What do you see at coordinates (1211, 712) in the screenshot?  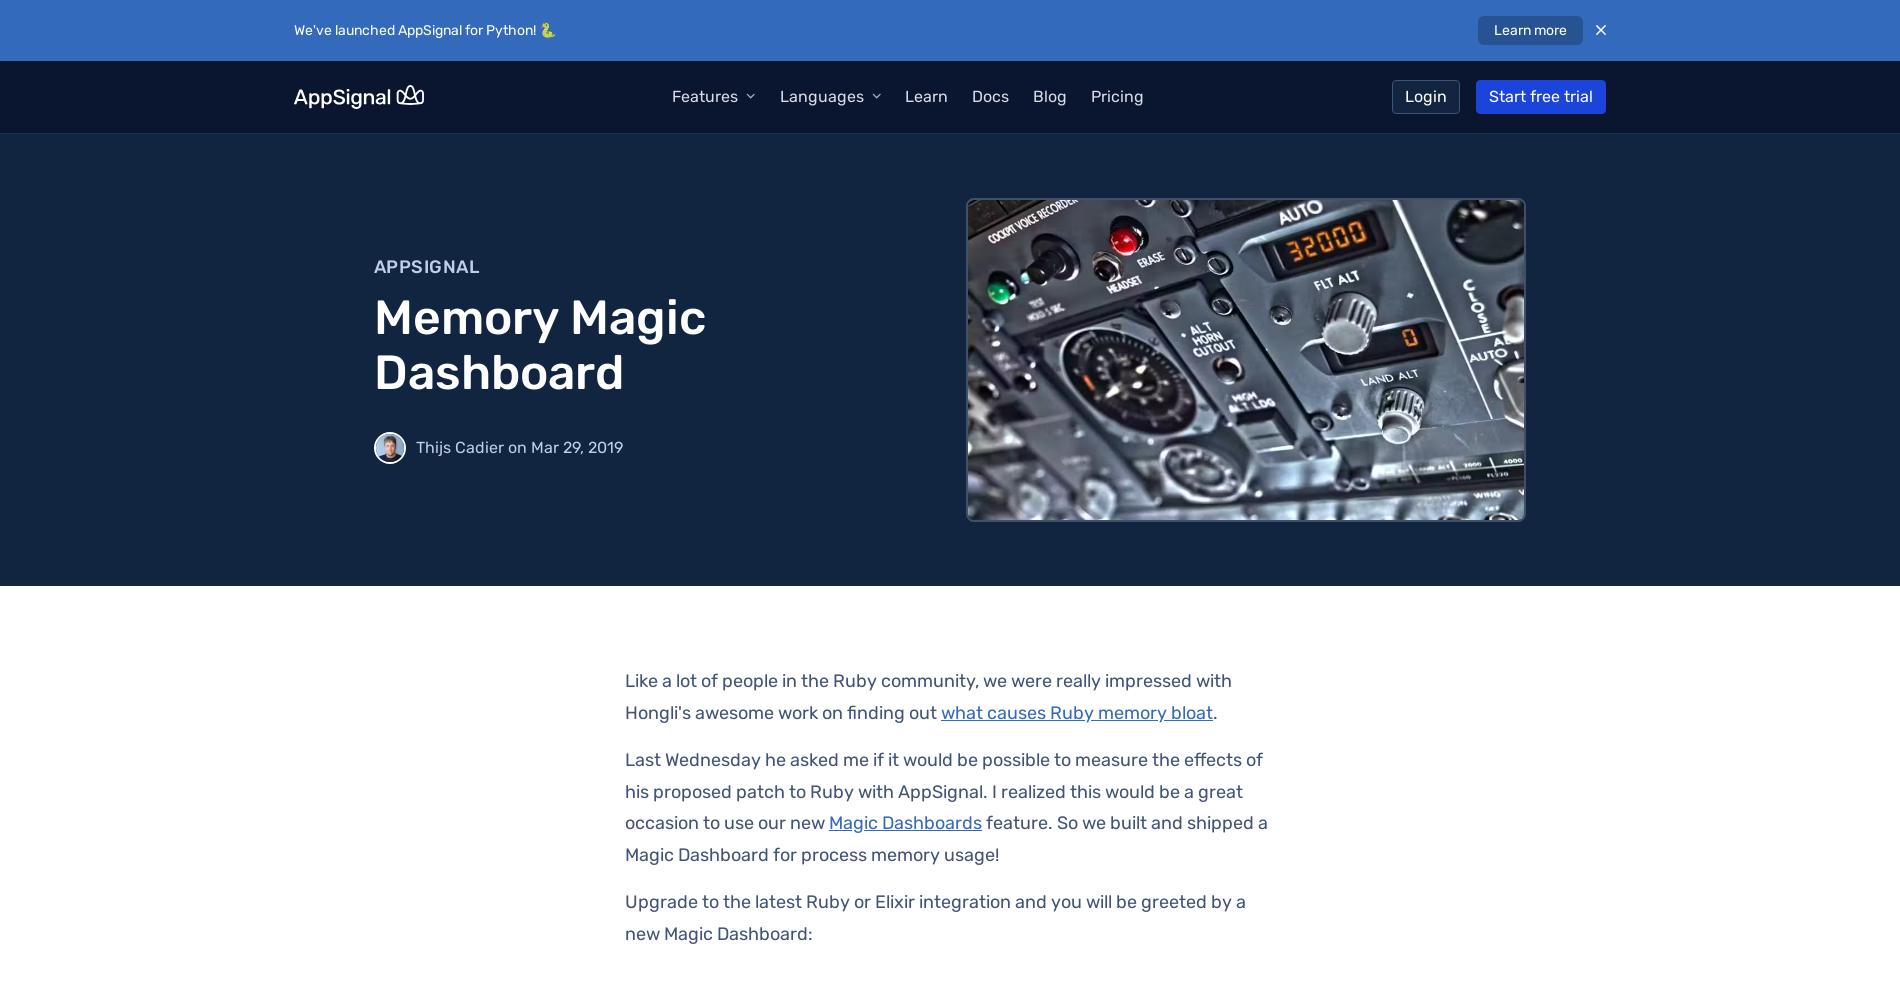 I see `'.'` at bounding box center [1211, 712].